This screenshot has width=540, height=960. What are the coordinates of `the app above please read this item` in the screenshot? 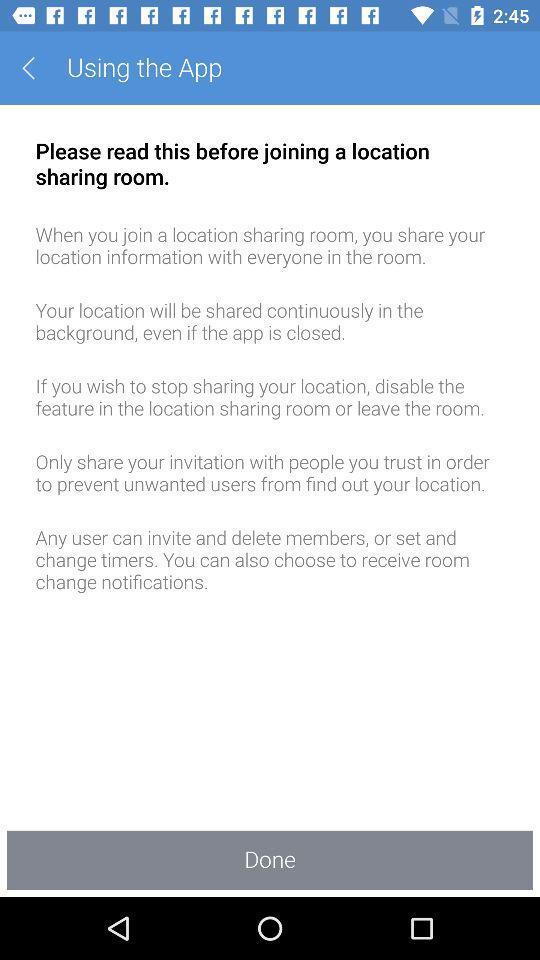 It's located at (35, 68).